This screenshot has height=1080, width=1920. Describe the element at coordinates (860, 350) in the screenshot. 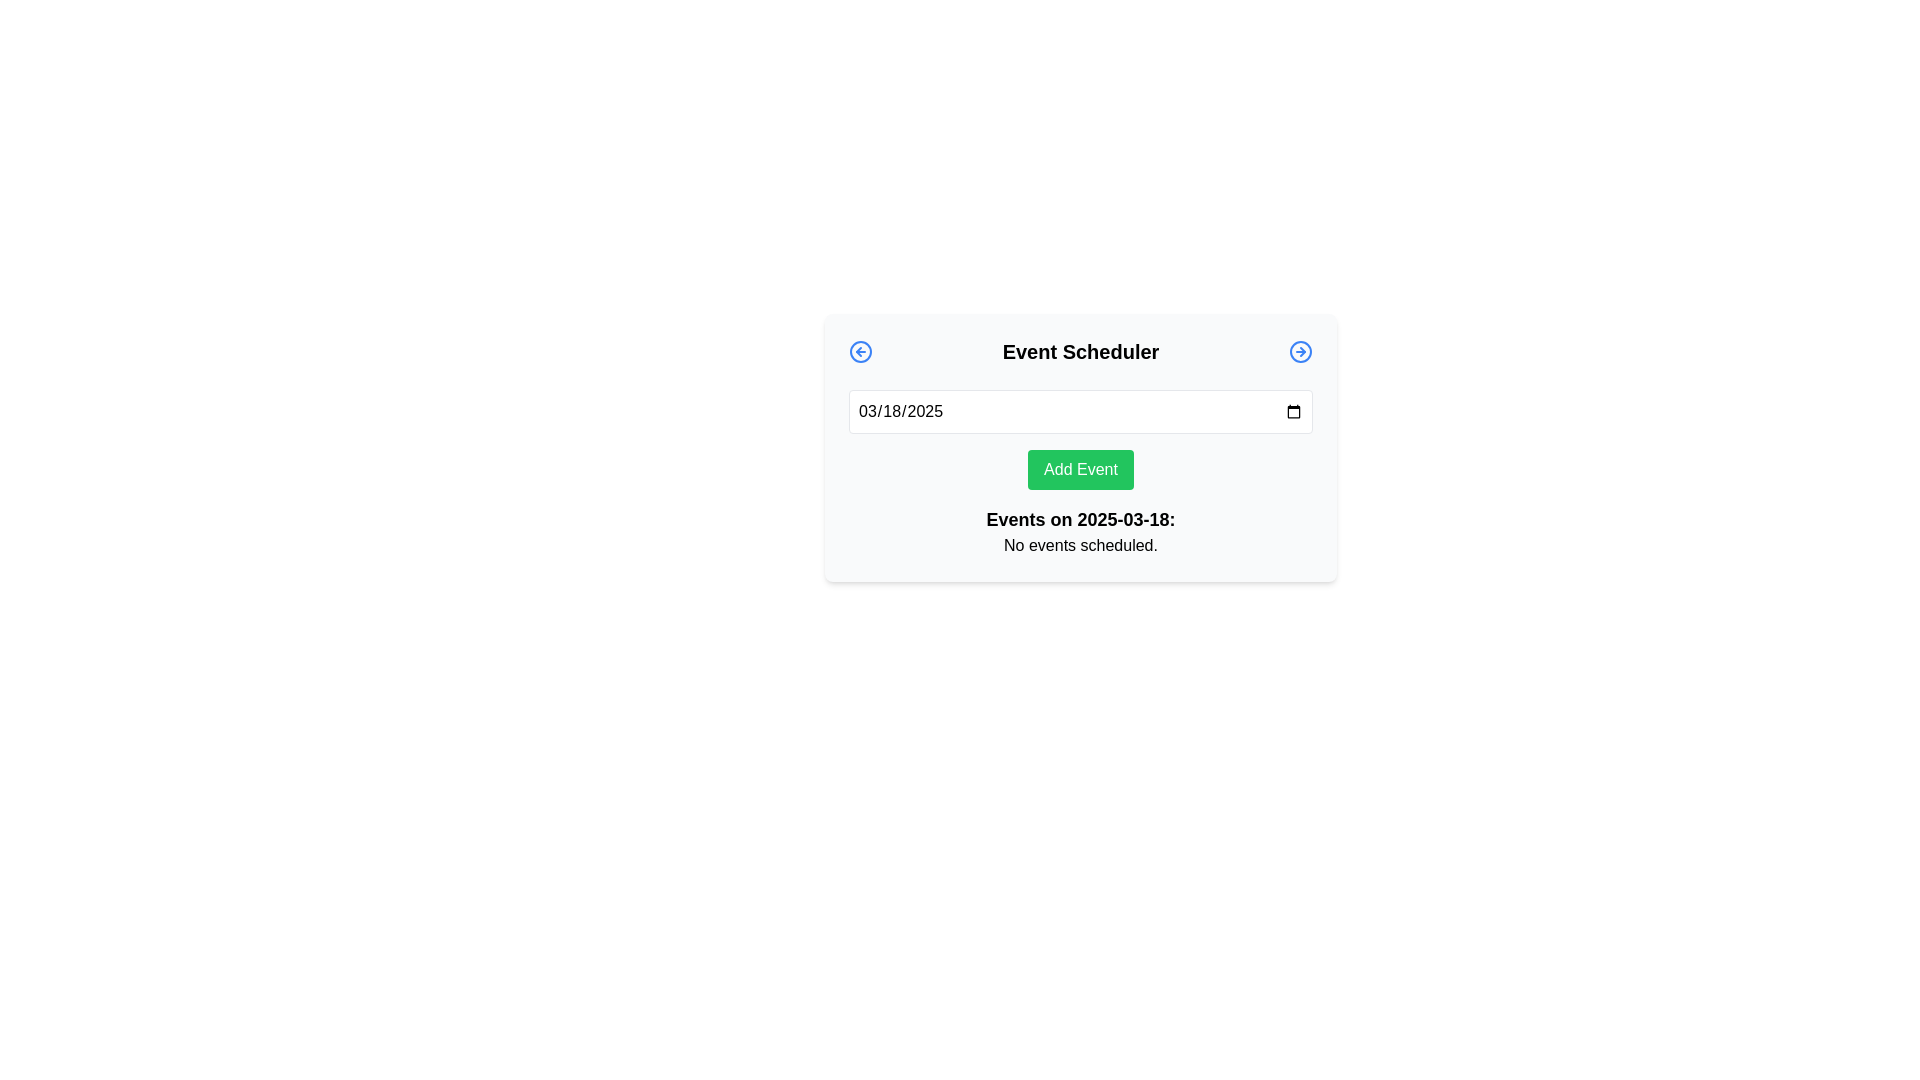

I see `the circular SVG element that is part of a left-arrow icon located in the top-left corner of the content card` at that location.